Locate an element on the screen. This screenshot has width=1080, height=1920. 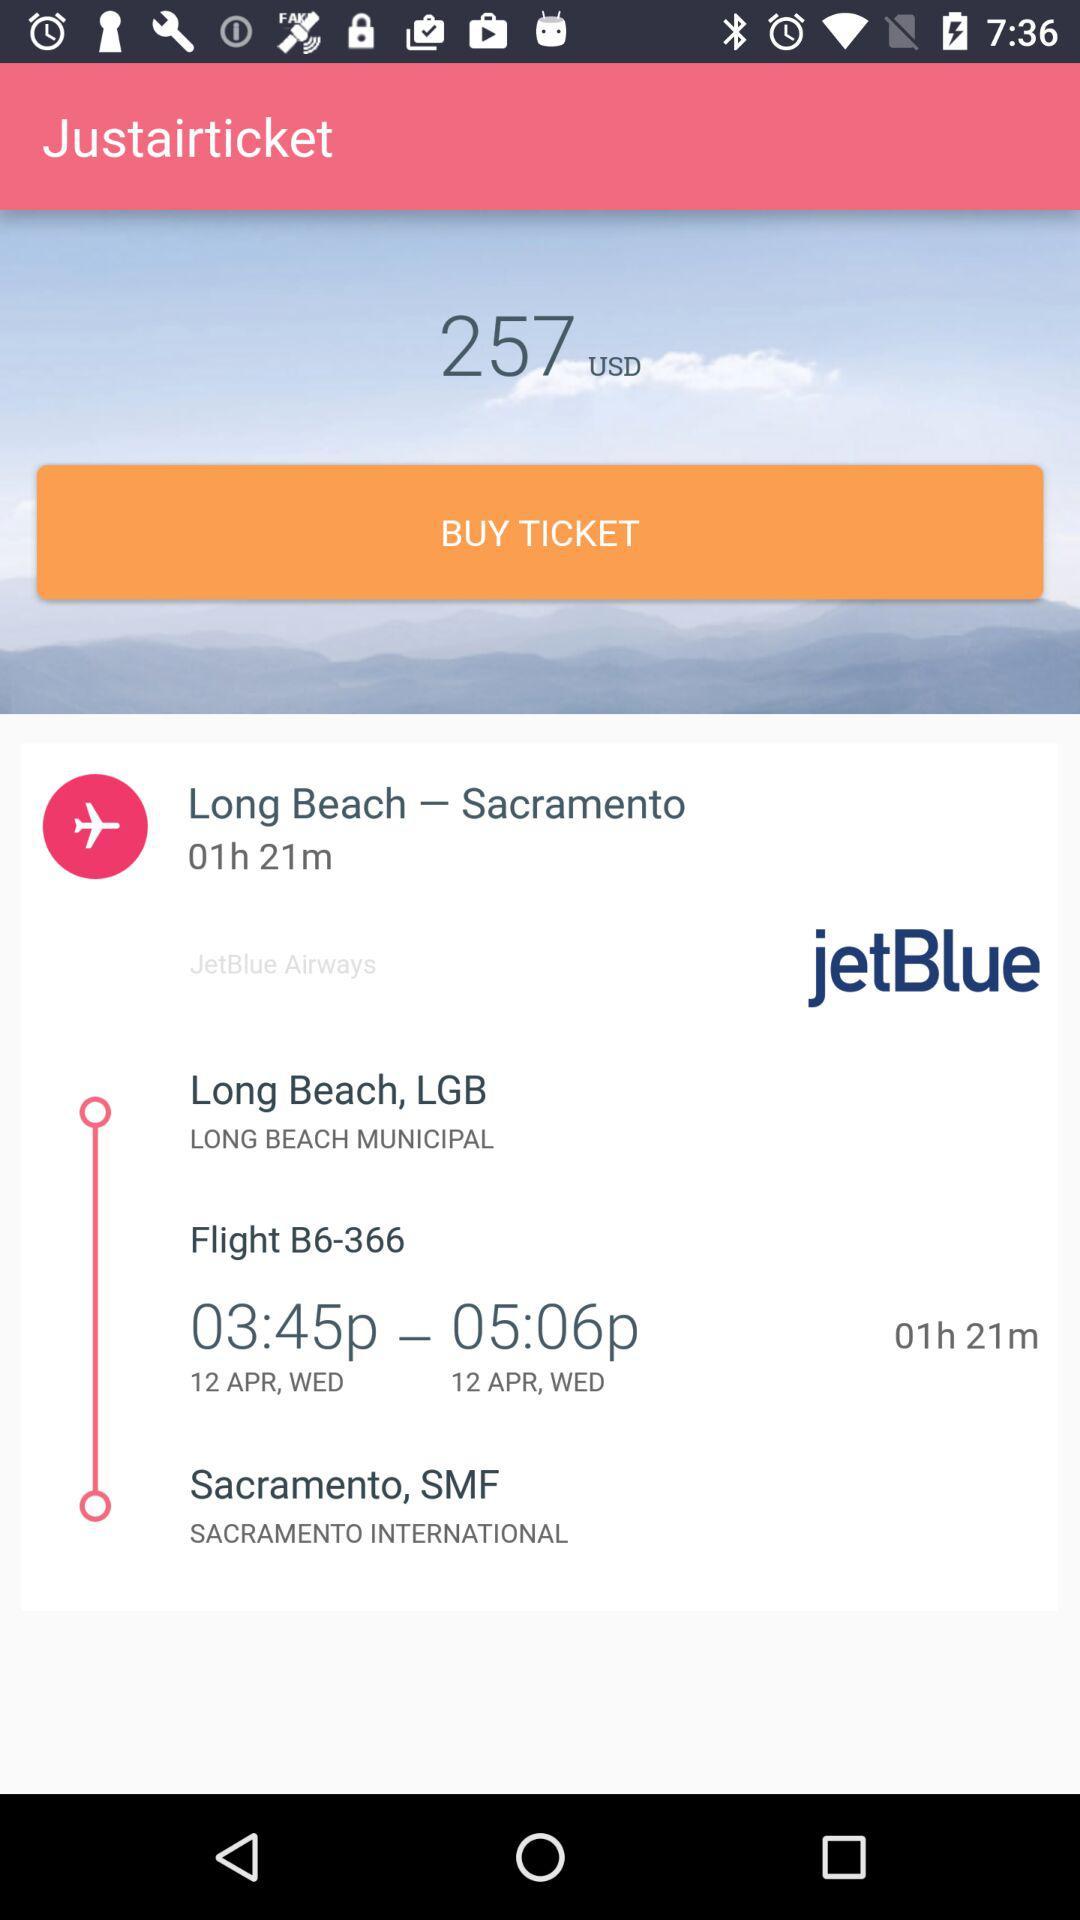
item below the 257 is located at coordinates (540, 532).